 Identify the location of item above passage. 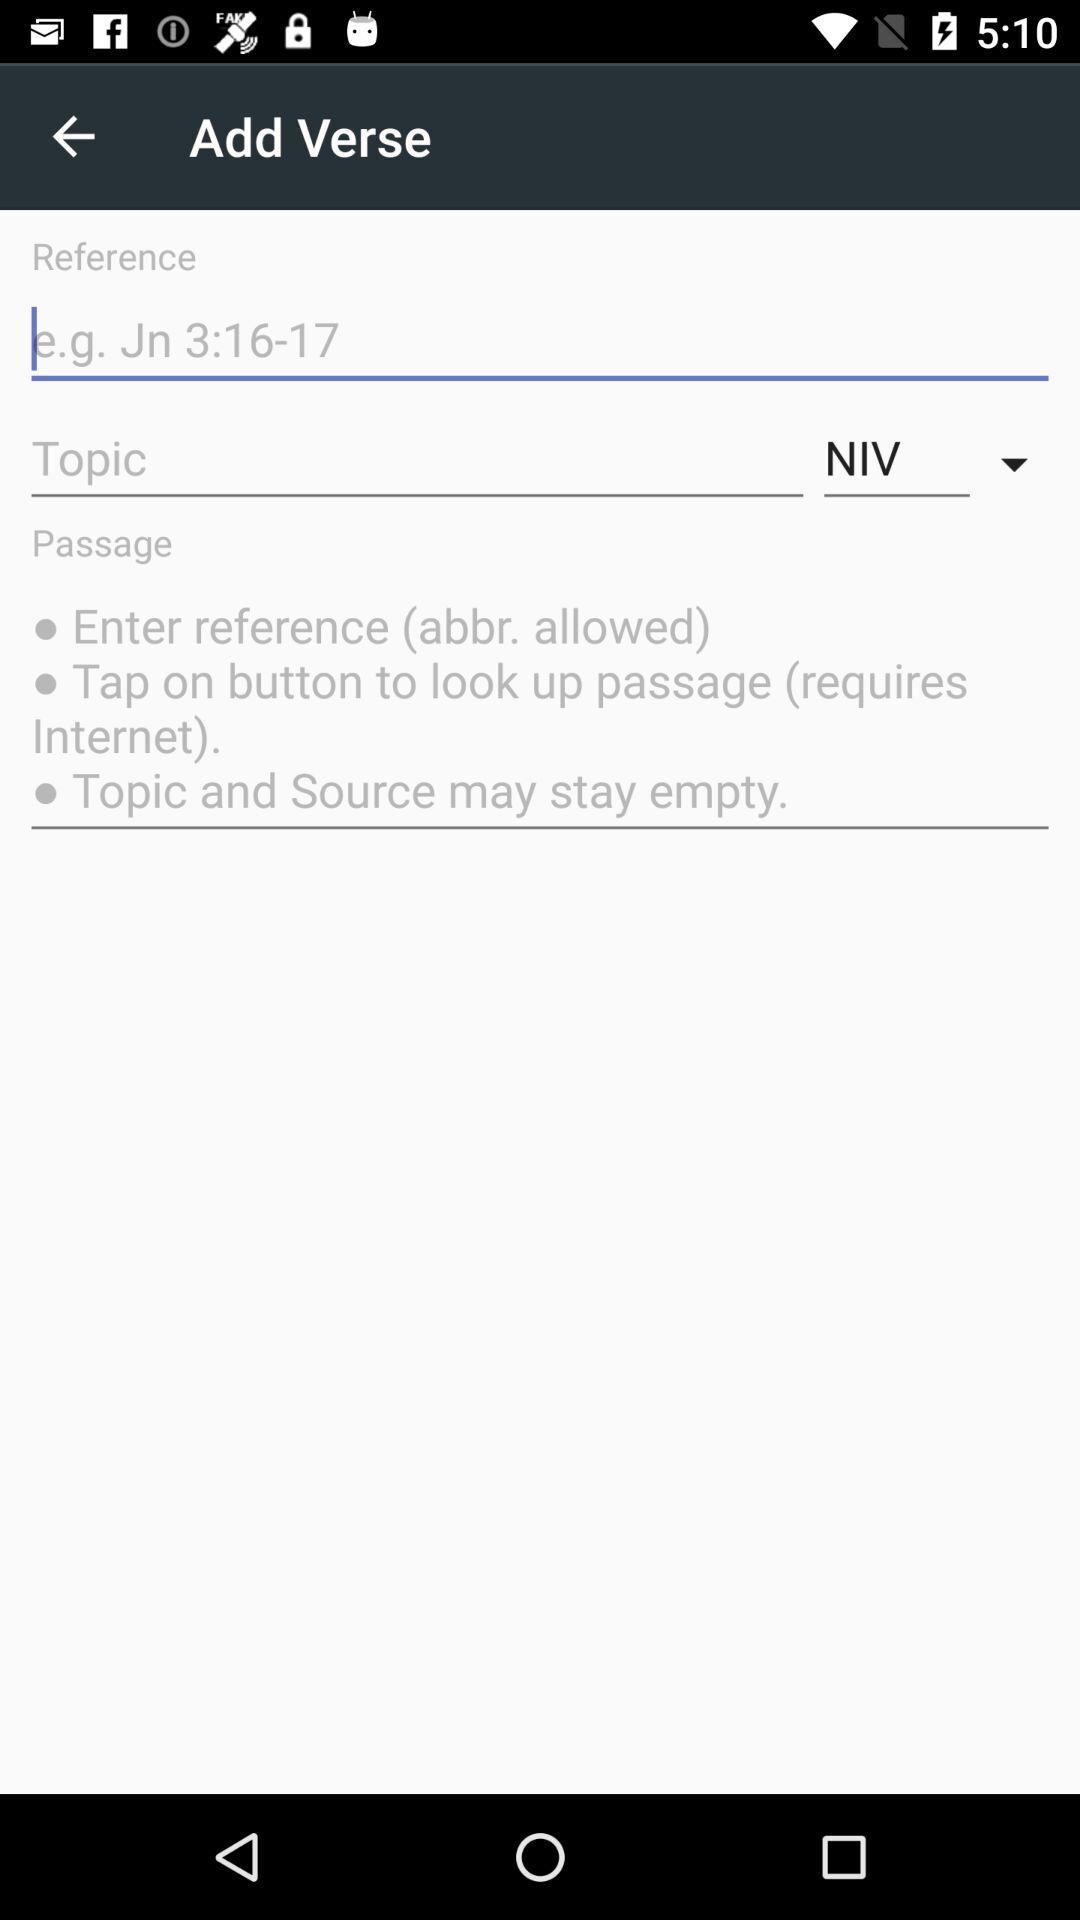
(896, 457).